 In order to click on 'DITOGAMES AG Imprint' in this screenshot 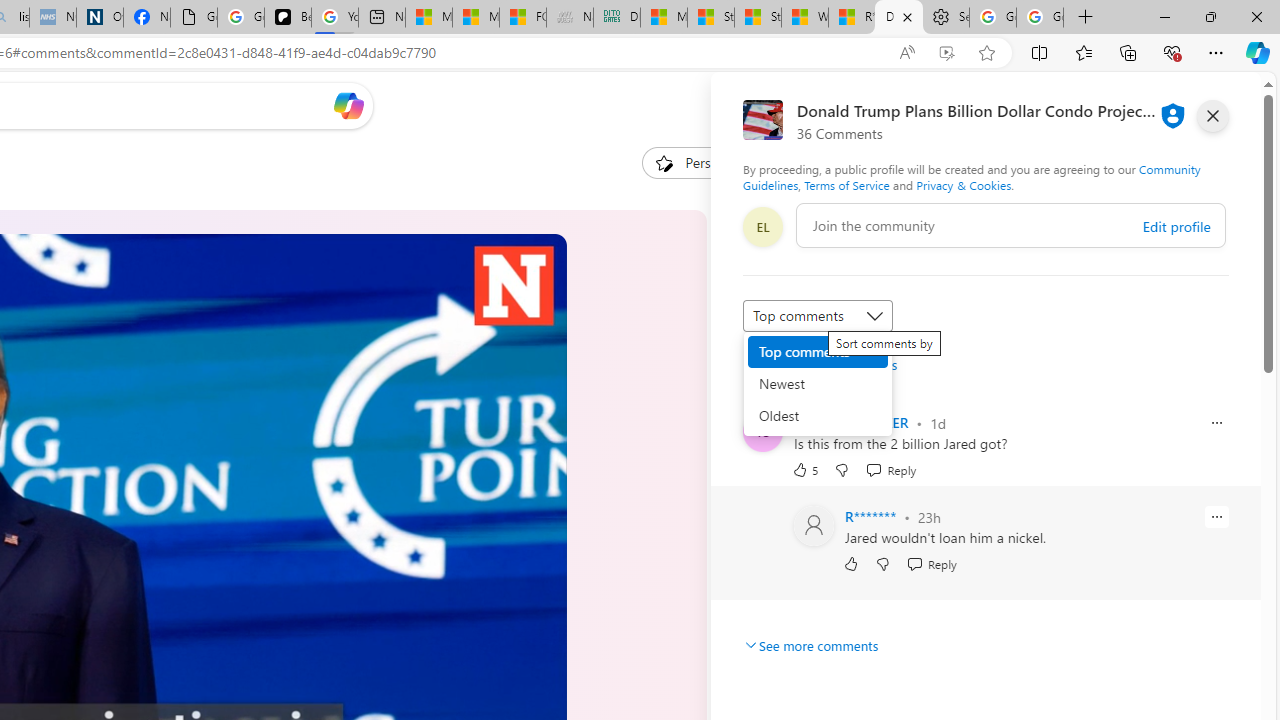, I will do `click(615, 17)`.